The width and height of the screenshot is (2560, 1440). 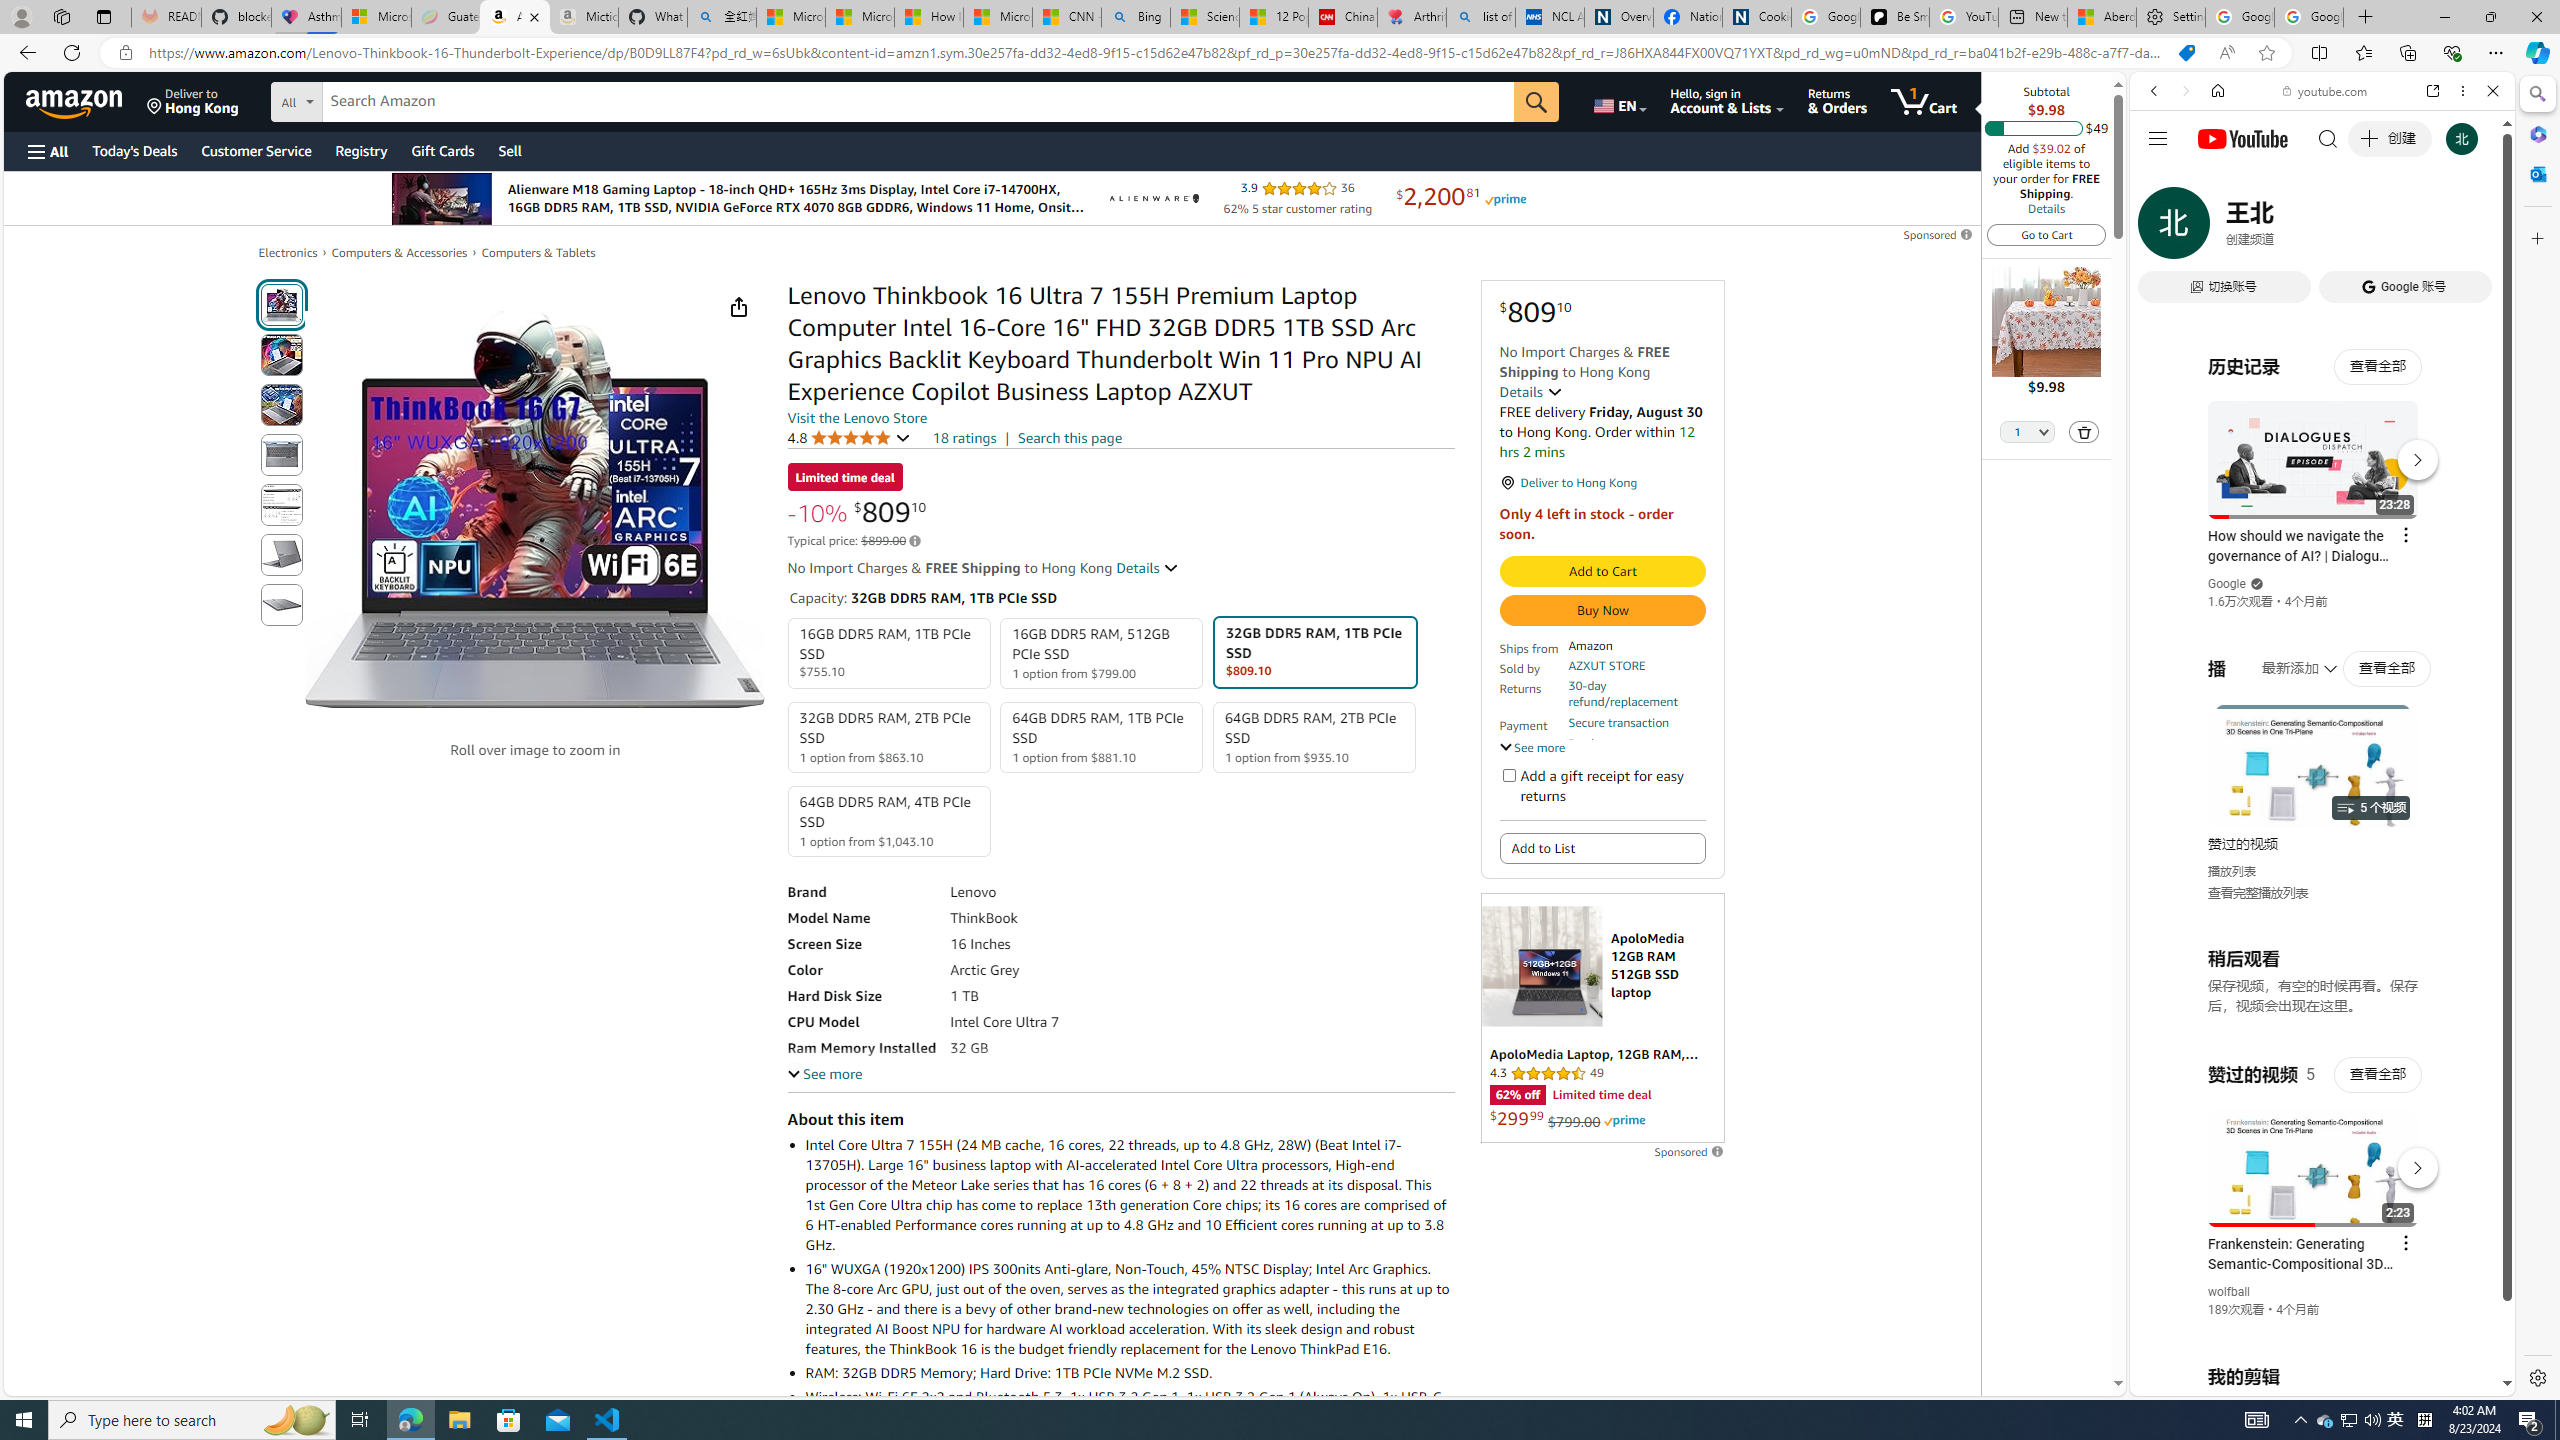 What do you see at coordinates (888, 736) in the screenshot?
I see `'32GB DDR5 RAM, 2TB PCIe SSD 1 option from $863.10'` at bounding box center [888, 736].